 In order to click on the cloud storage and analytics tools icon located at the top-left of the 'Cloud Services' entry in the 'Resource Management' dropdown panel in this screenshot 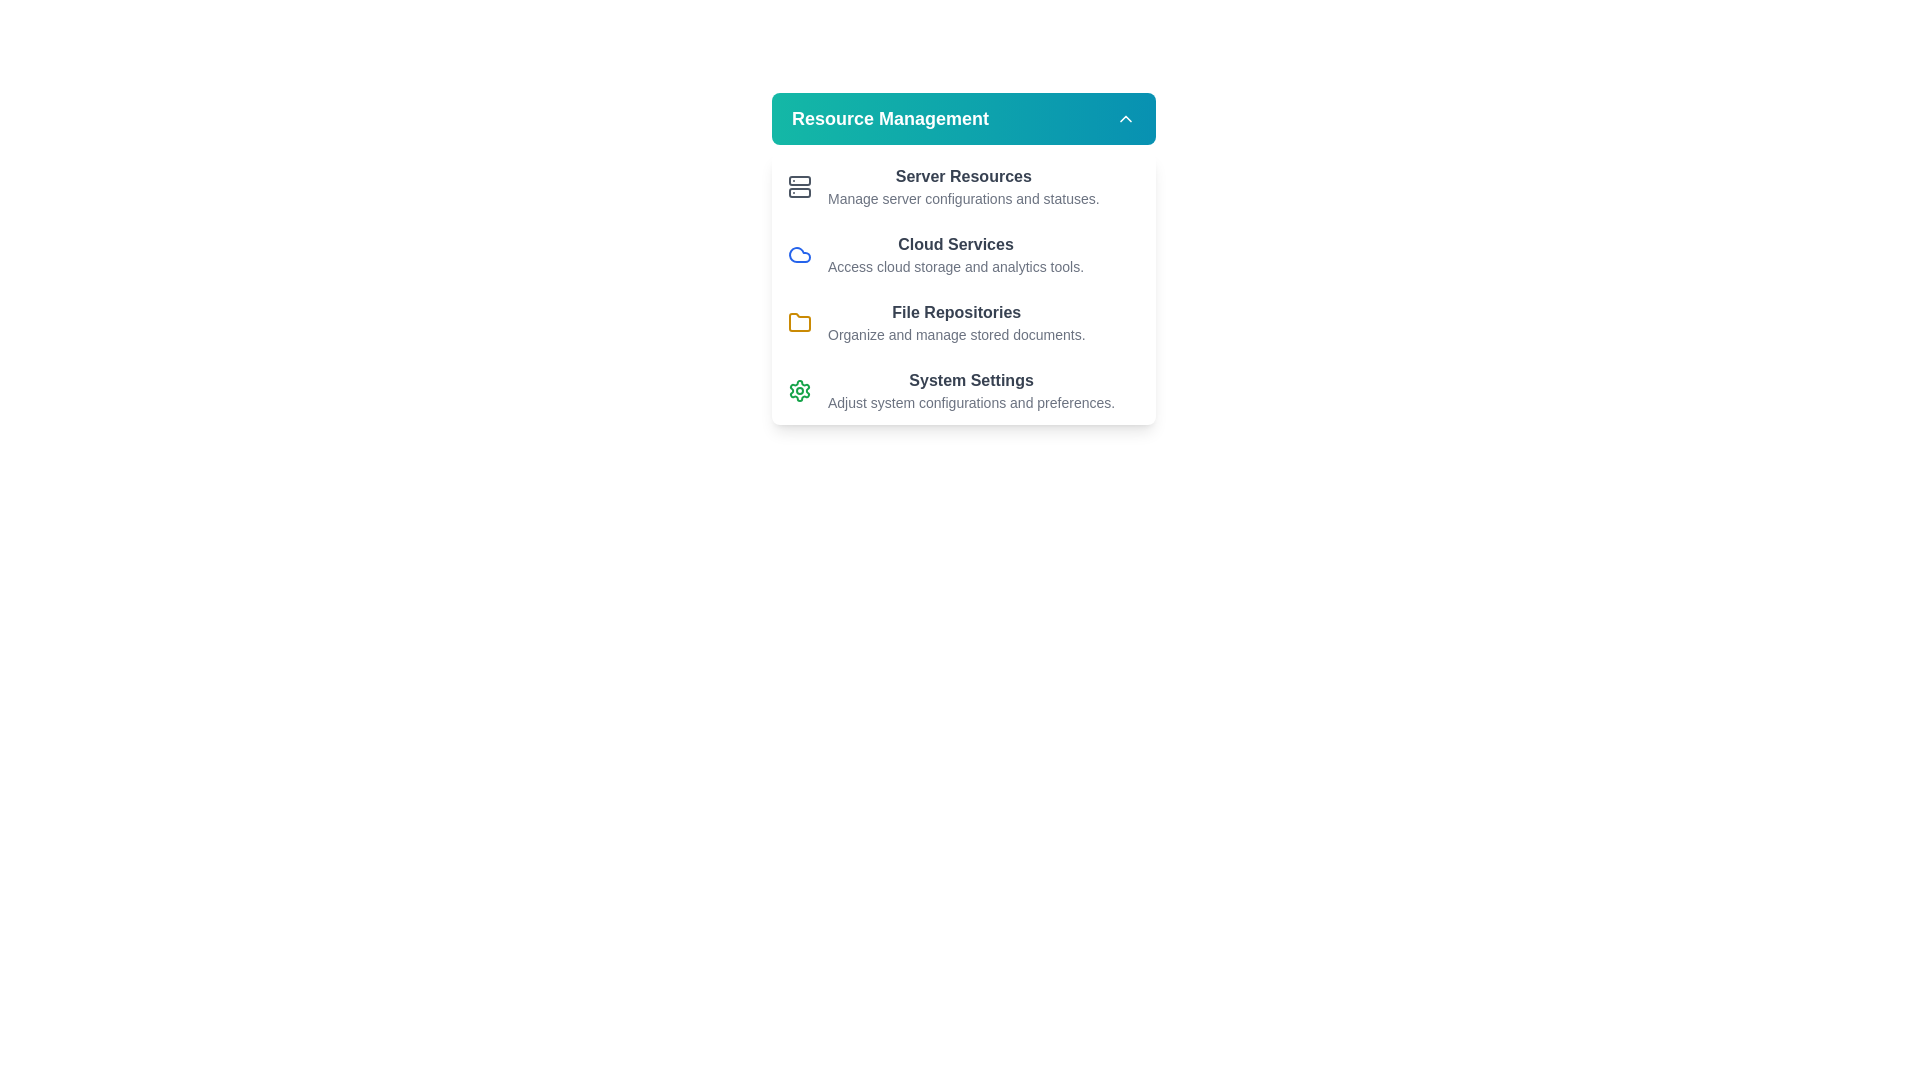, I will do `click(800, 253)`.